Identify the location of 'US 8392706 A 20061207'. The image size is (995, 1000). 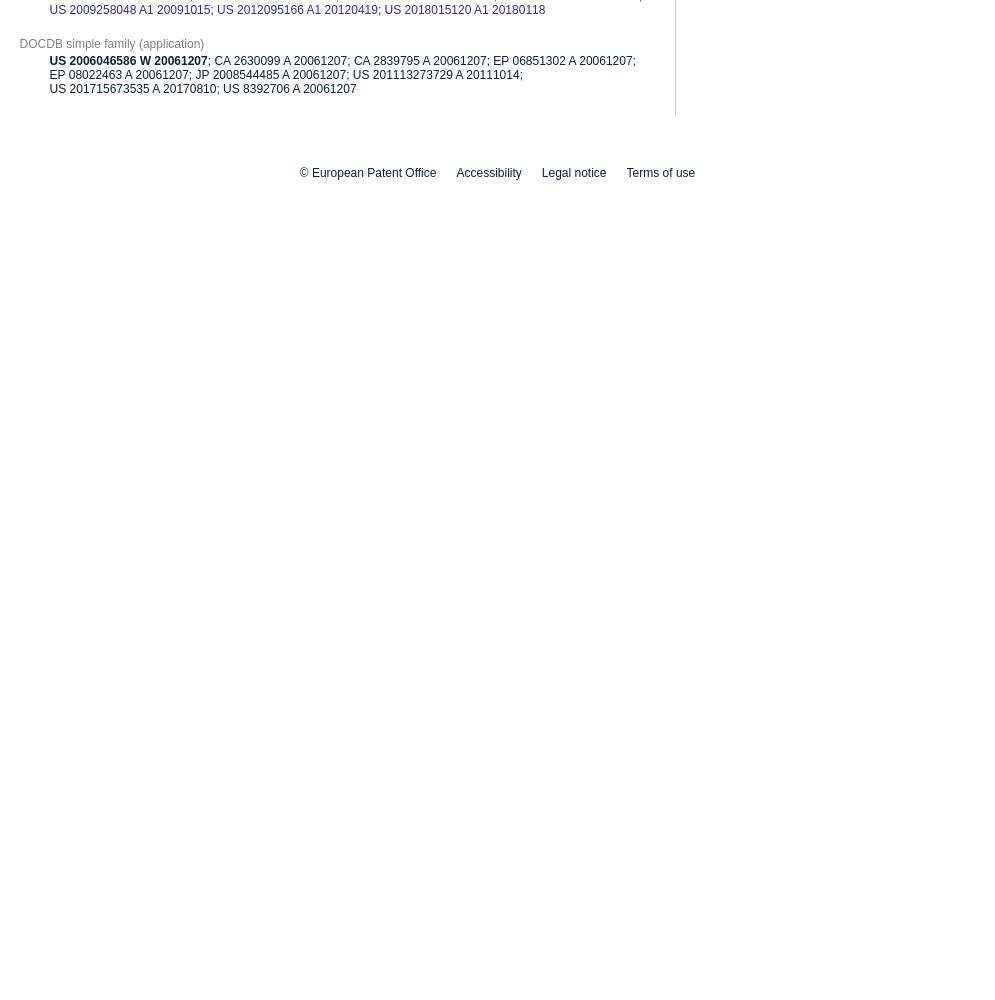
(221, 87).